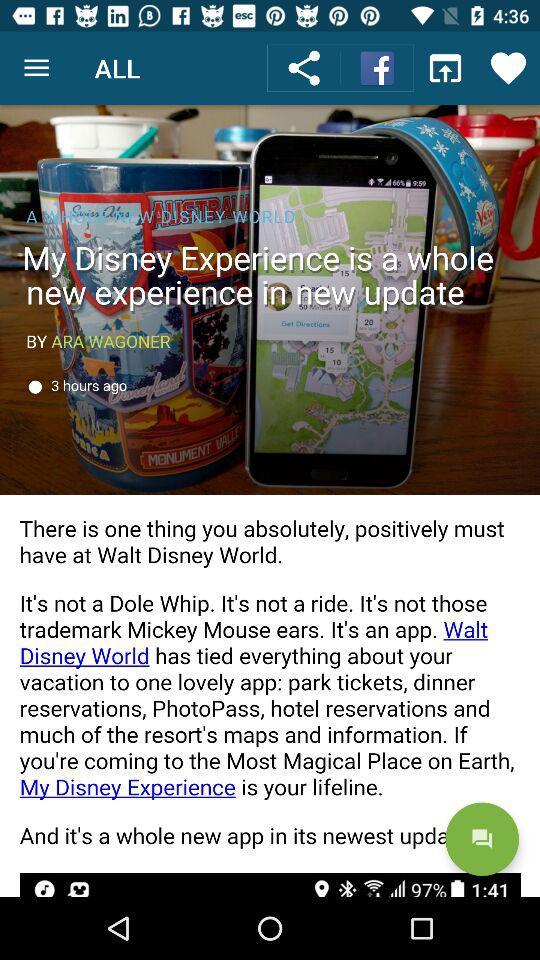 The image size is (540, 960). Describe the element at coordinates (270, 500) in the screenshot. I see `full content selection` at that location.